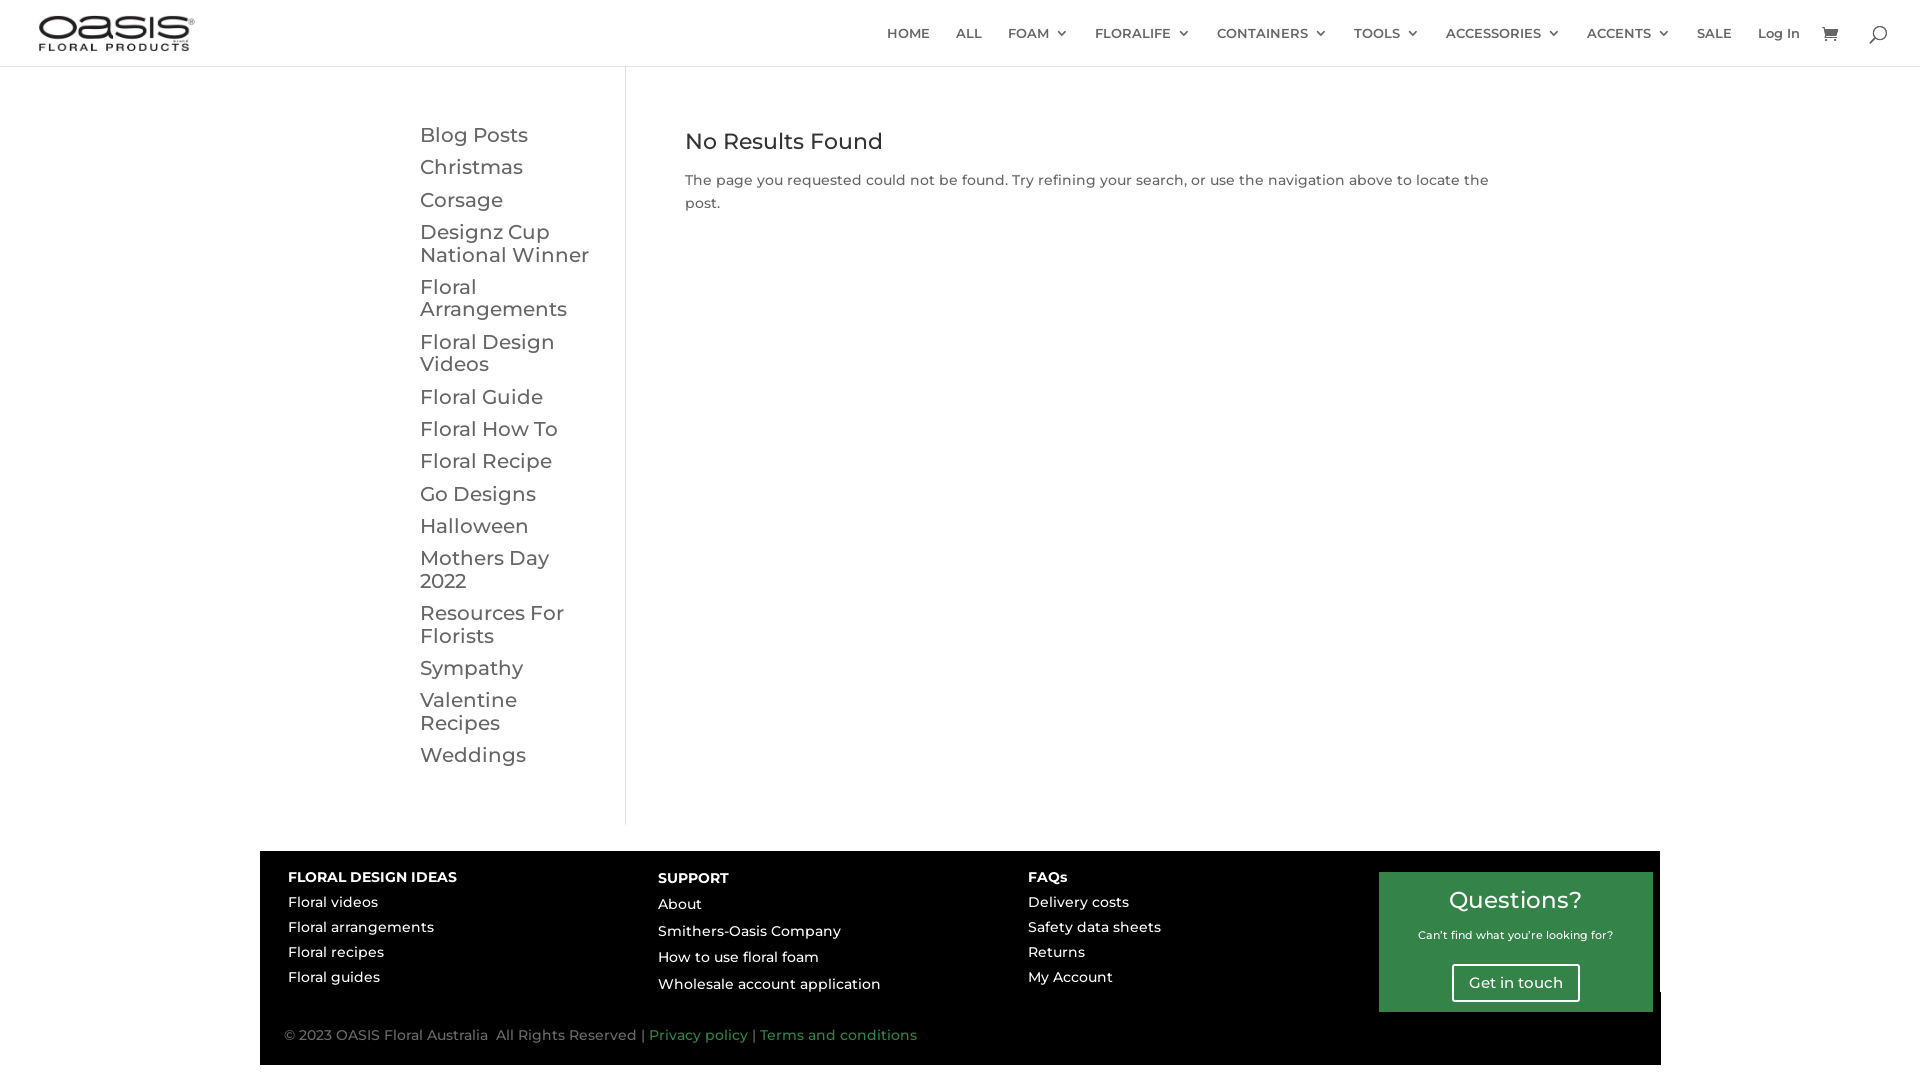 This screenshot has width=1920, height=1080. Describe the element at coordinates (1503, 45) in the screenshot. I see `'ACCESSORIES'` at that location.